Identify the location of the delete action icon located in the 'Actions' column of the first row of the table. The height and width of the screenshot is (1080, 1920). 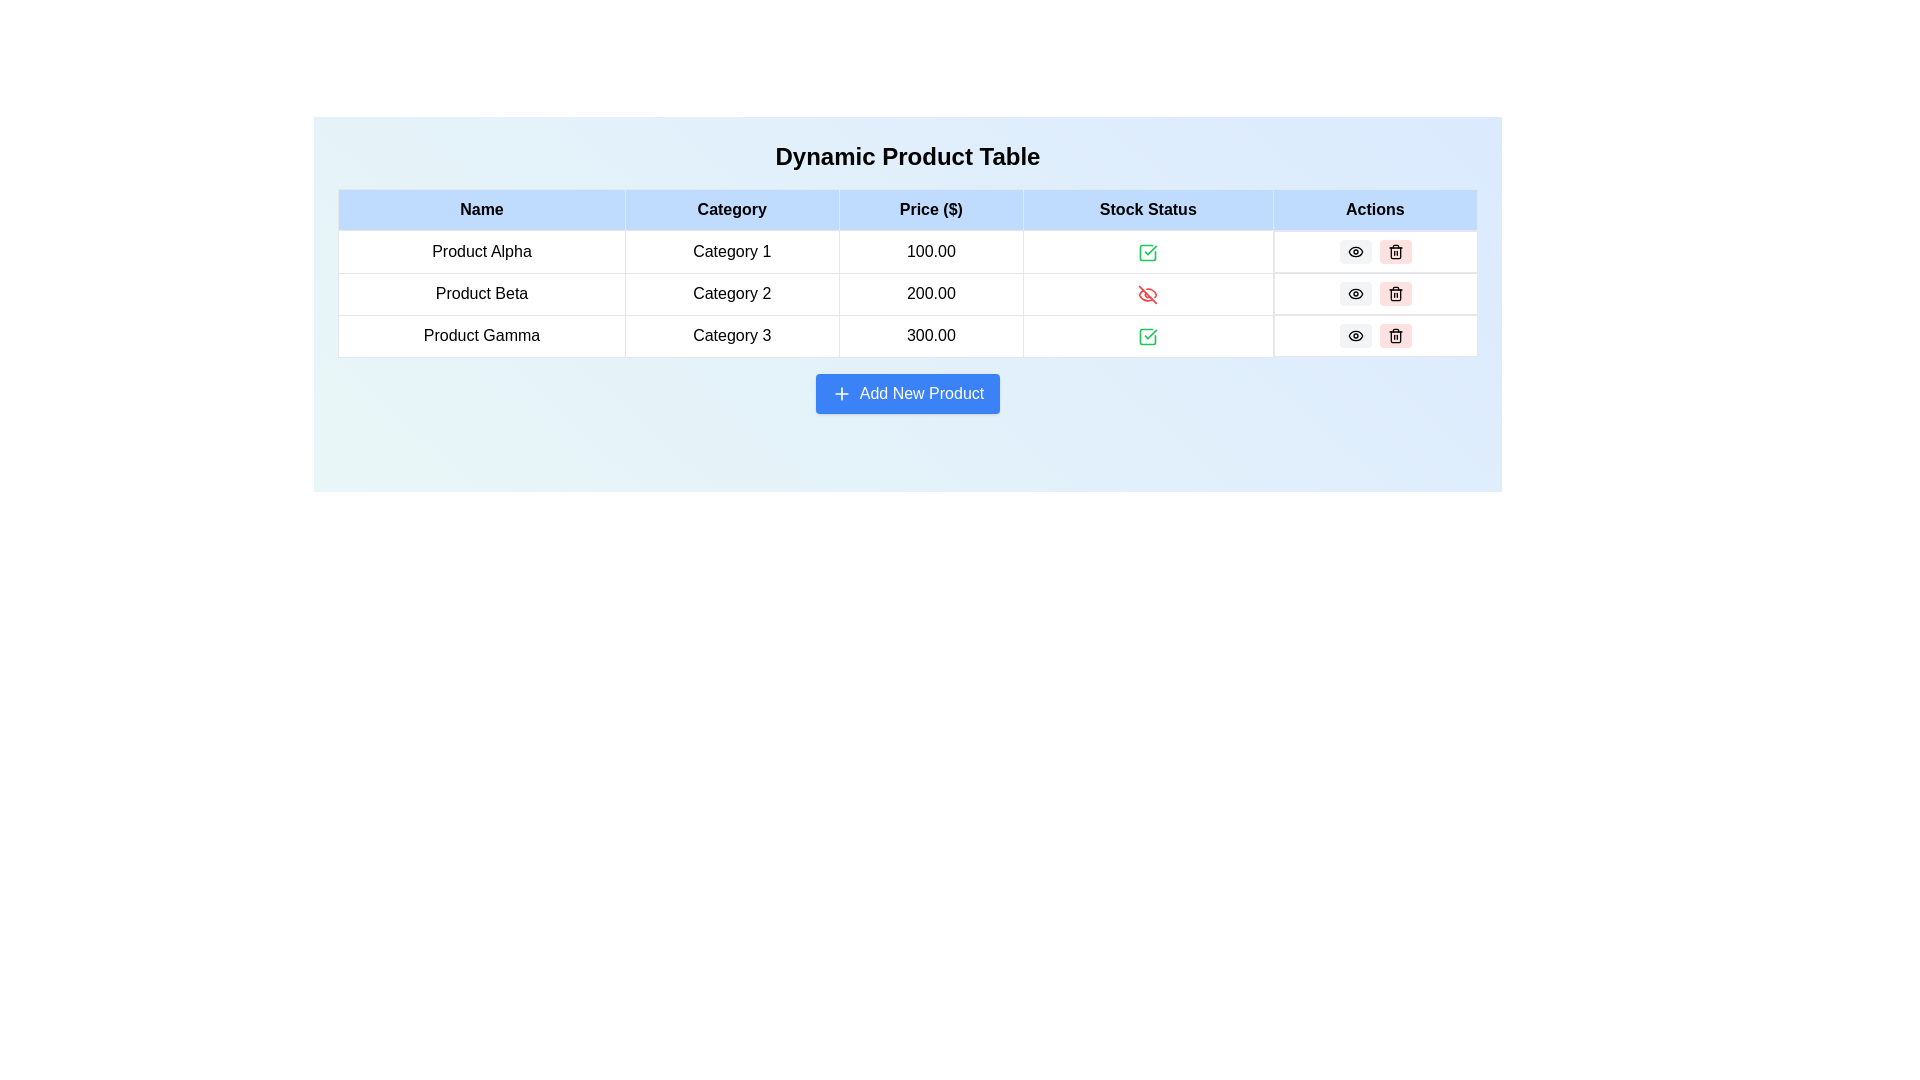
(1394, 250).